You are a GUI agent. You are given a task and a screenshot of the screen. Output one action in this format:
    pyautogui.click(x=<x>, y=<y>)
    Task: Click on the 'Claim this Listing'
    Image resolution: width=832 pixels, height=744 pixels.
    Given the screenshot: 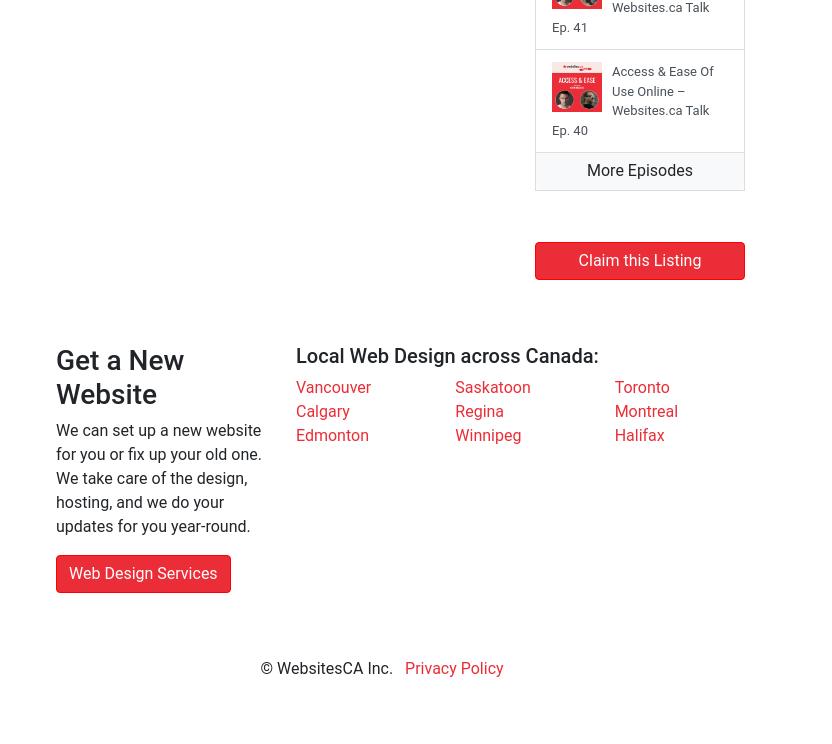 What is the action you would take?
    pyautogui.click(x=639, y=260)
    